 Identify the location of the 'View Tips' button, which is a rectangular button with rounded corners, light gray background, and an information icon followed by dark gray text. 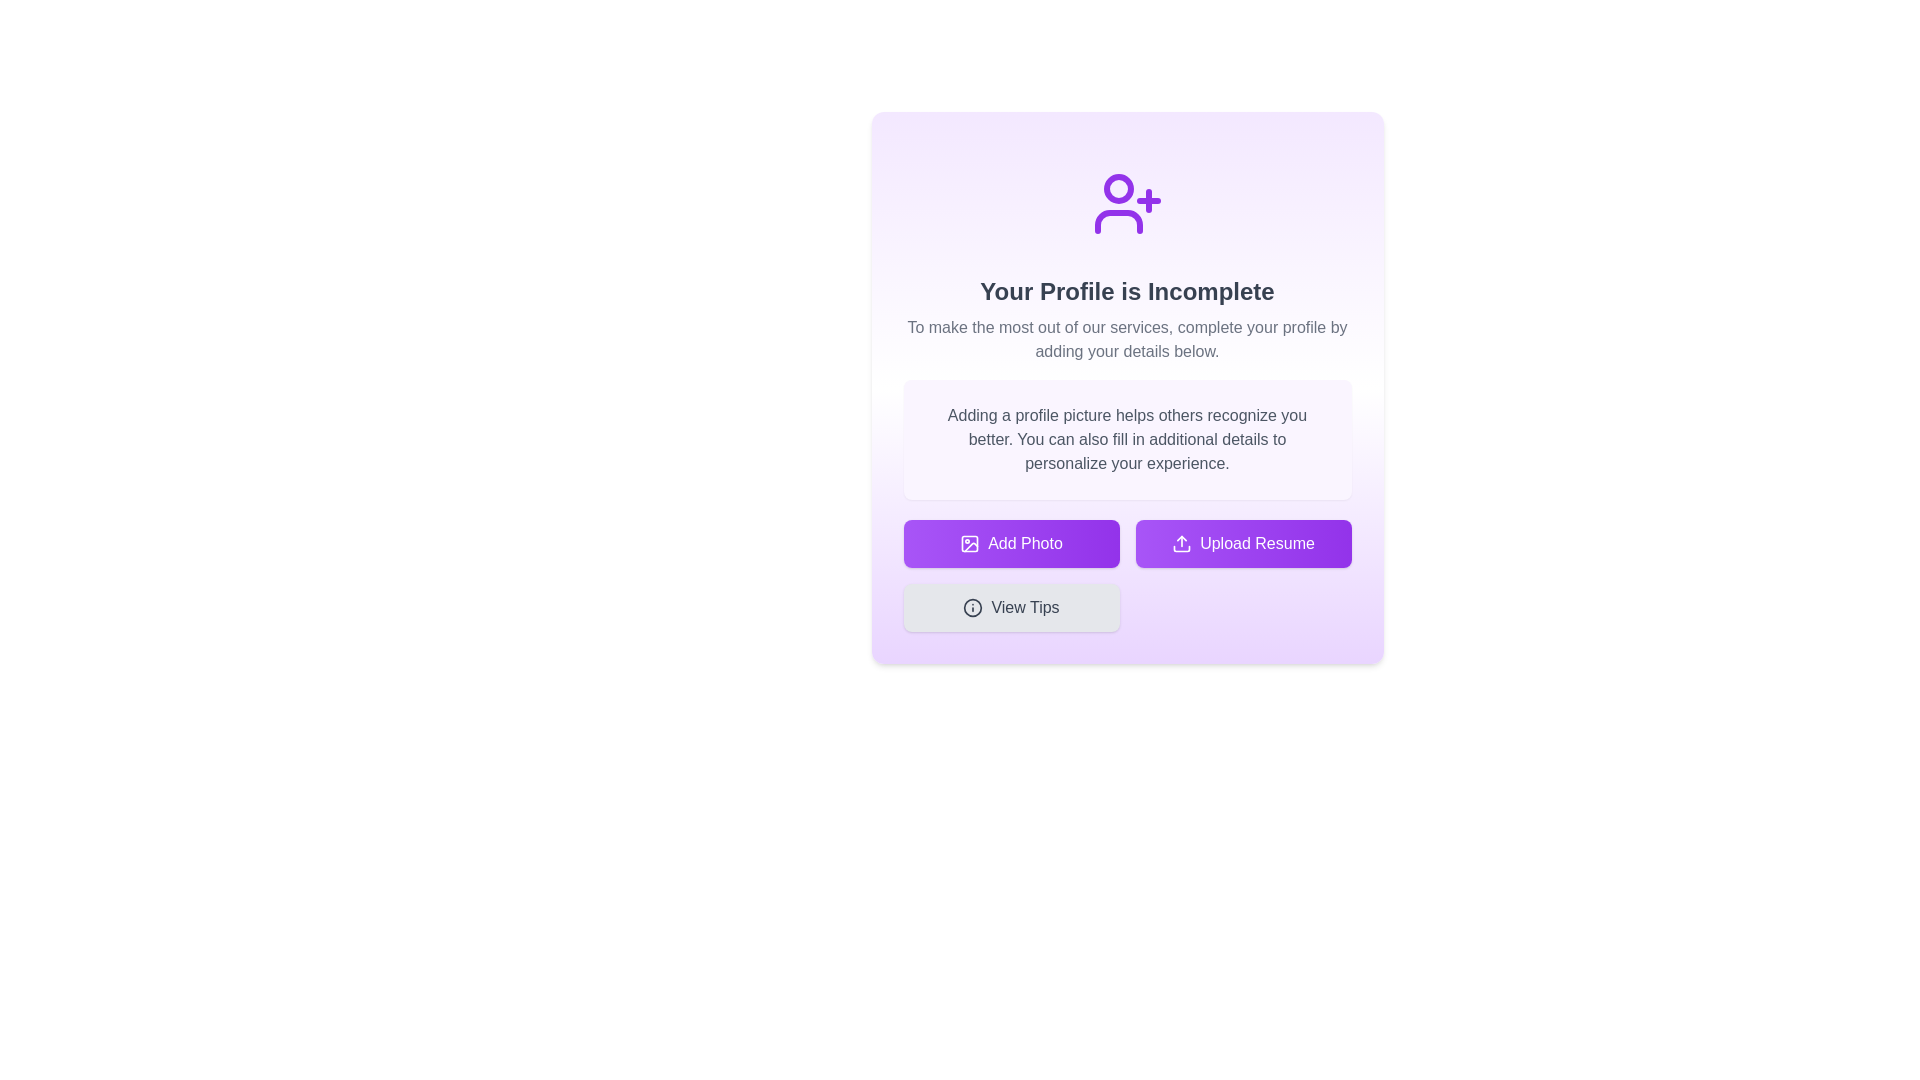
(1011, 607).